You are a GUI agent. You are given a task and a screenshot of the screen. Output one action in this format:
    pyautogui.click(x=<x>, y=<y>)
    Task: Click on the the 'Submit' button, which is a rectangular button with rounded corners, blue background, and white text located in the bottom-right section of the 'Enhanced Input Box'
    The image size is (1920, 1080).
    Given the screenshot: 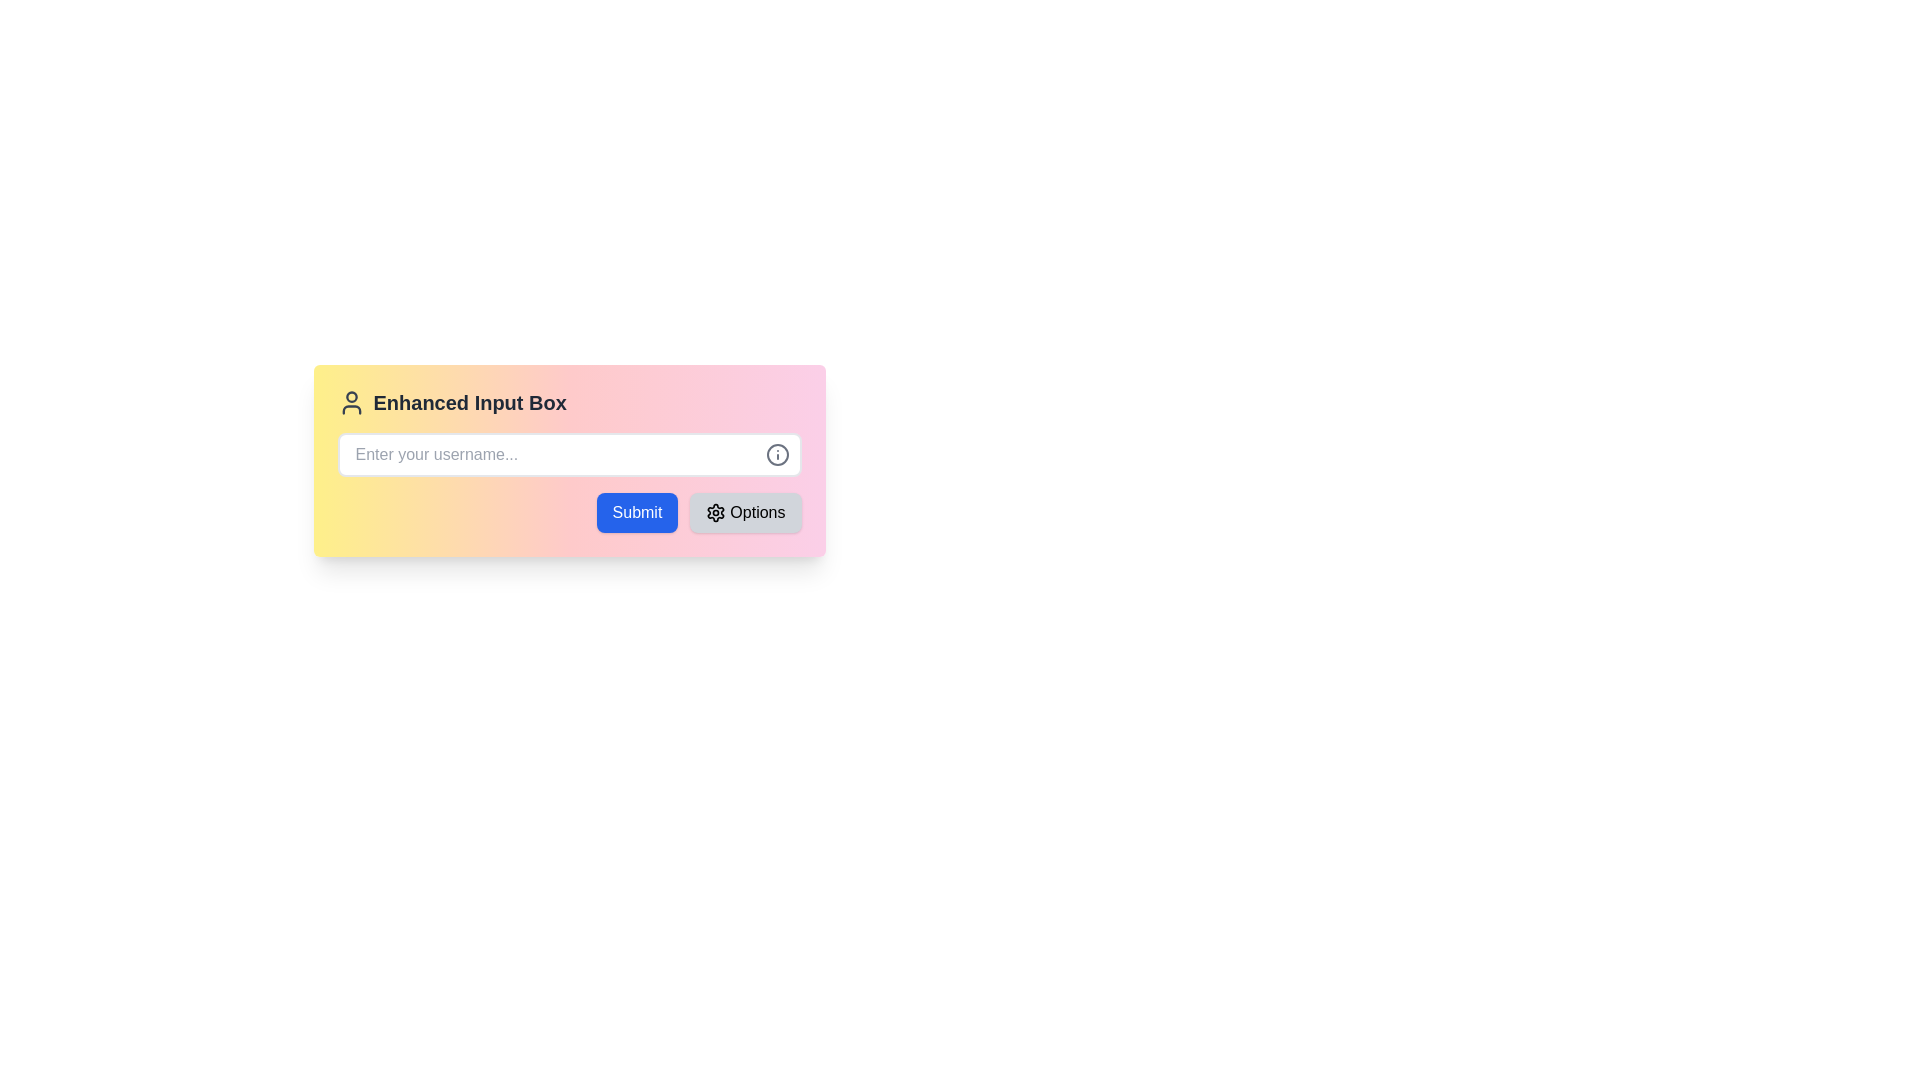 What is the action you would take?
    pyautogui.click(x=636, y=512)
    